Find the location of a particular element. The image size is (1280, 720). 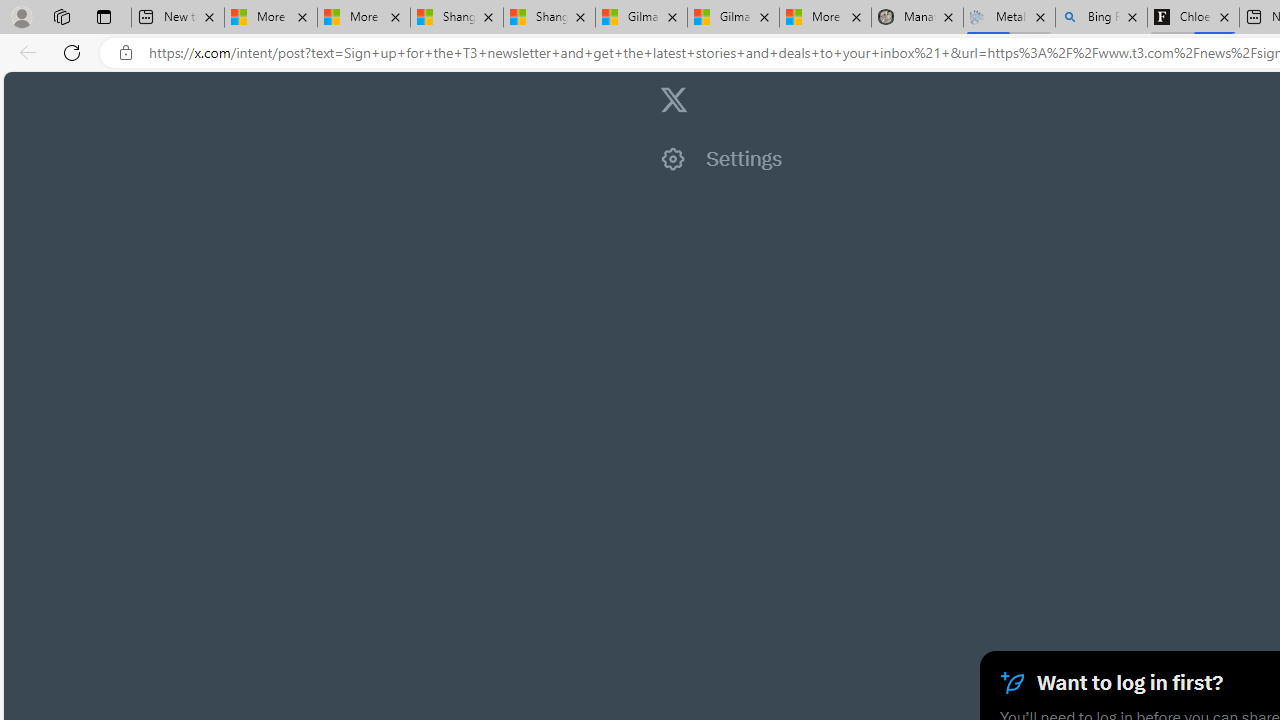

'Personal Profile' is located at coordinates (21, 16).